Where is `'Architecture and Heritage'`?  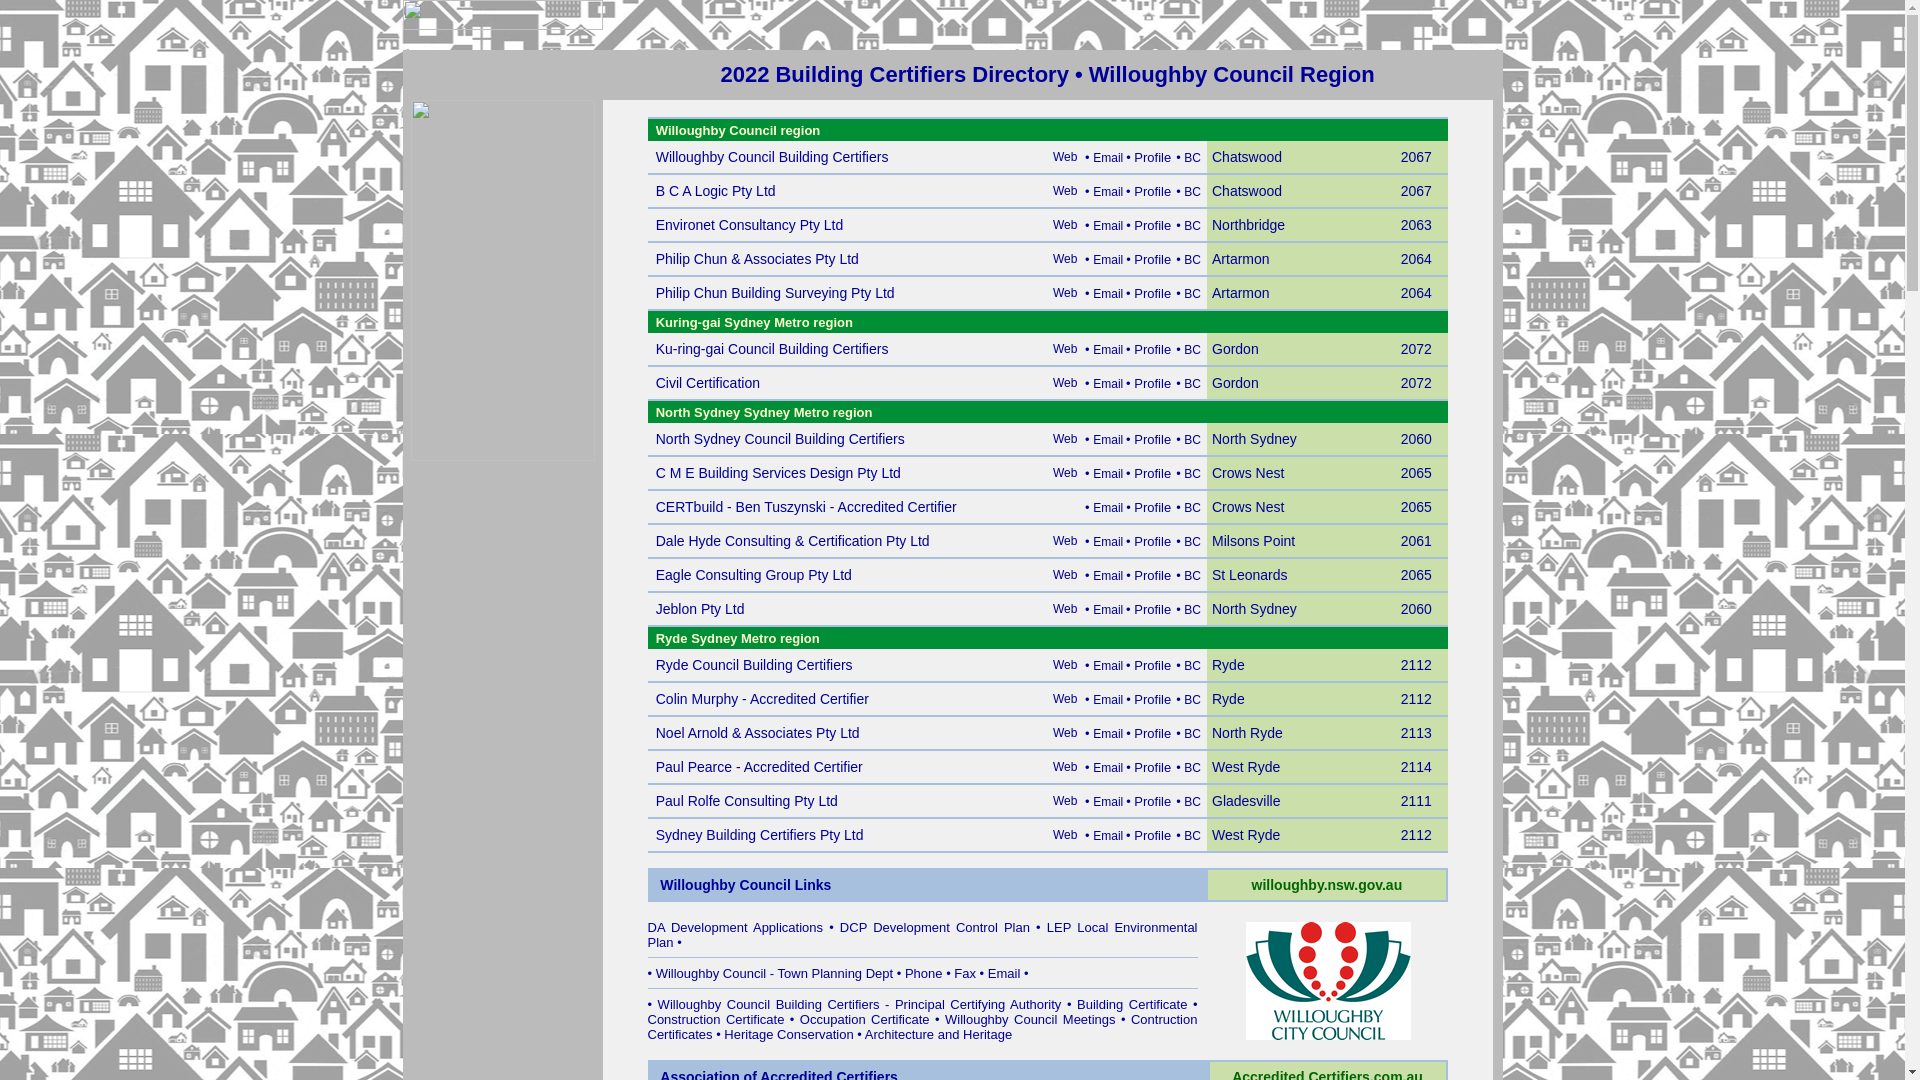
'Architecture and Heritage' is located at coordinates (937, 1034).